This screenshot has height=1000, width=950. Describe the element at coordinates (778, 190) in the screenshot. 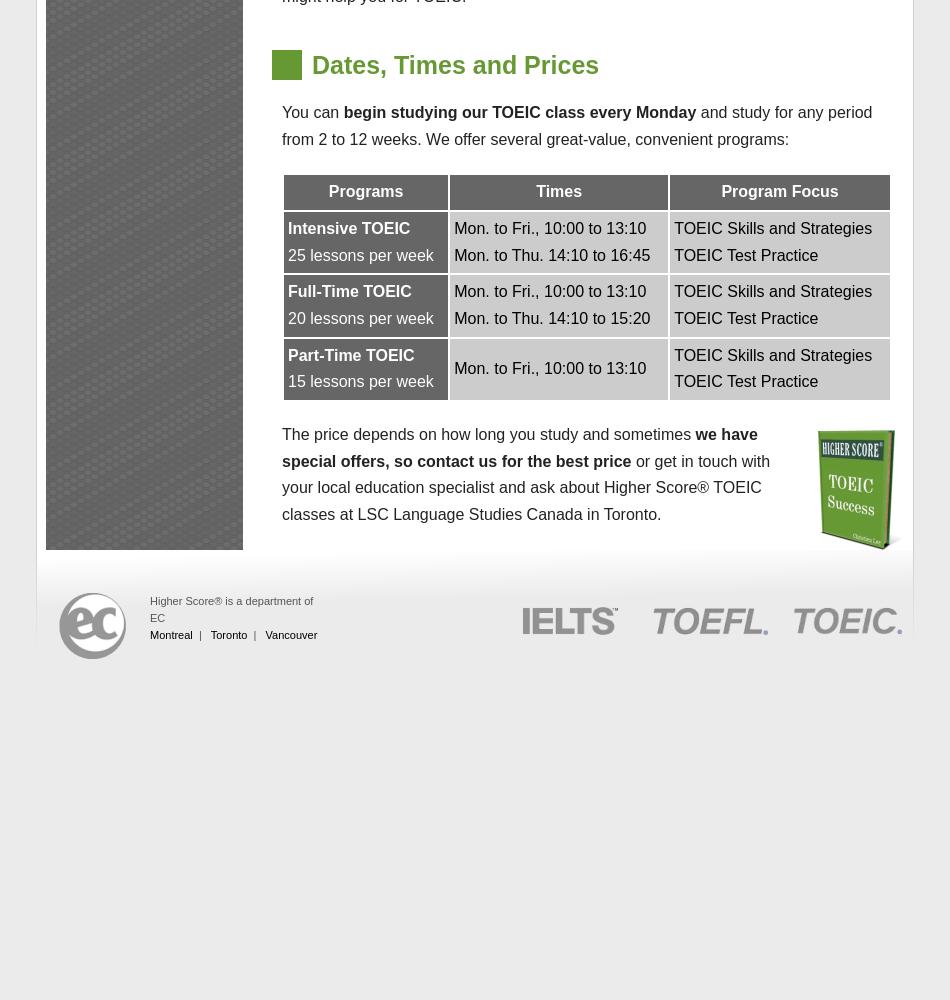

I see `'Program Focus'` at that location.